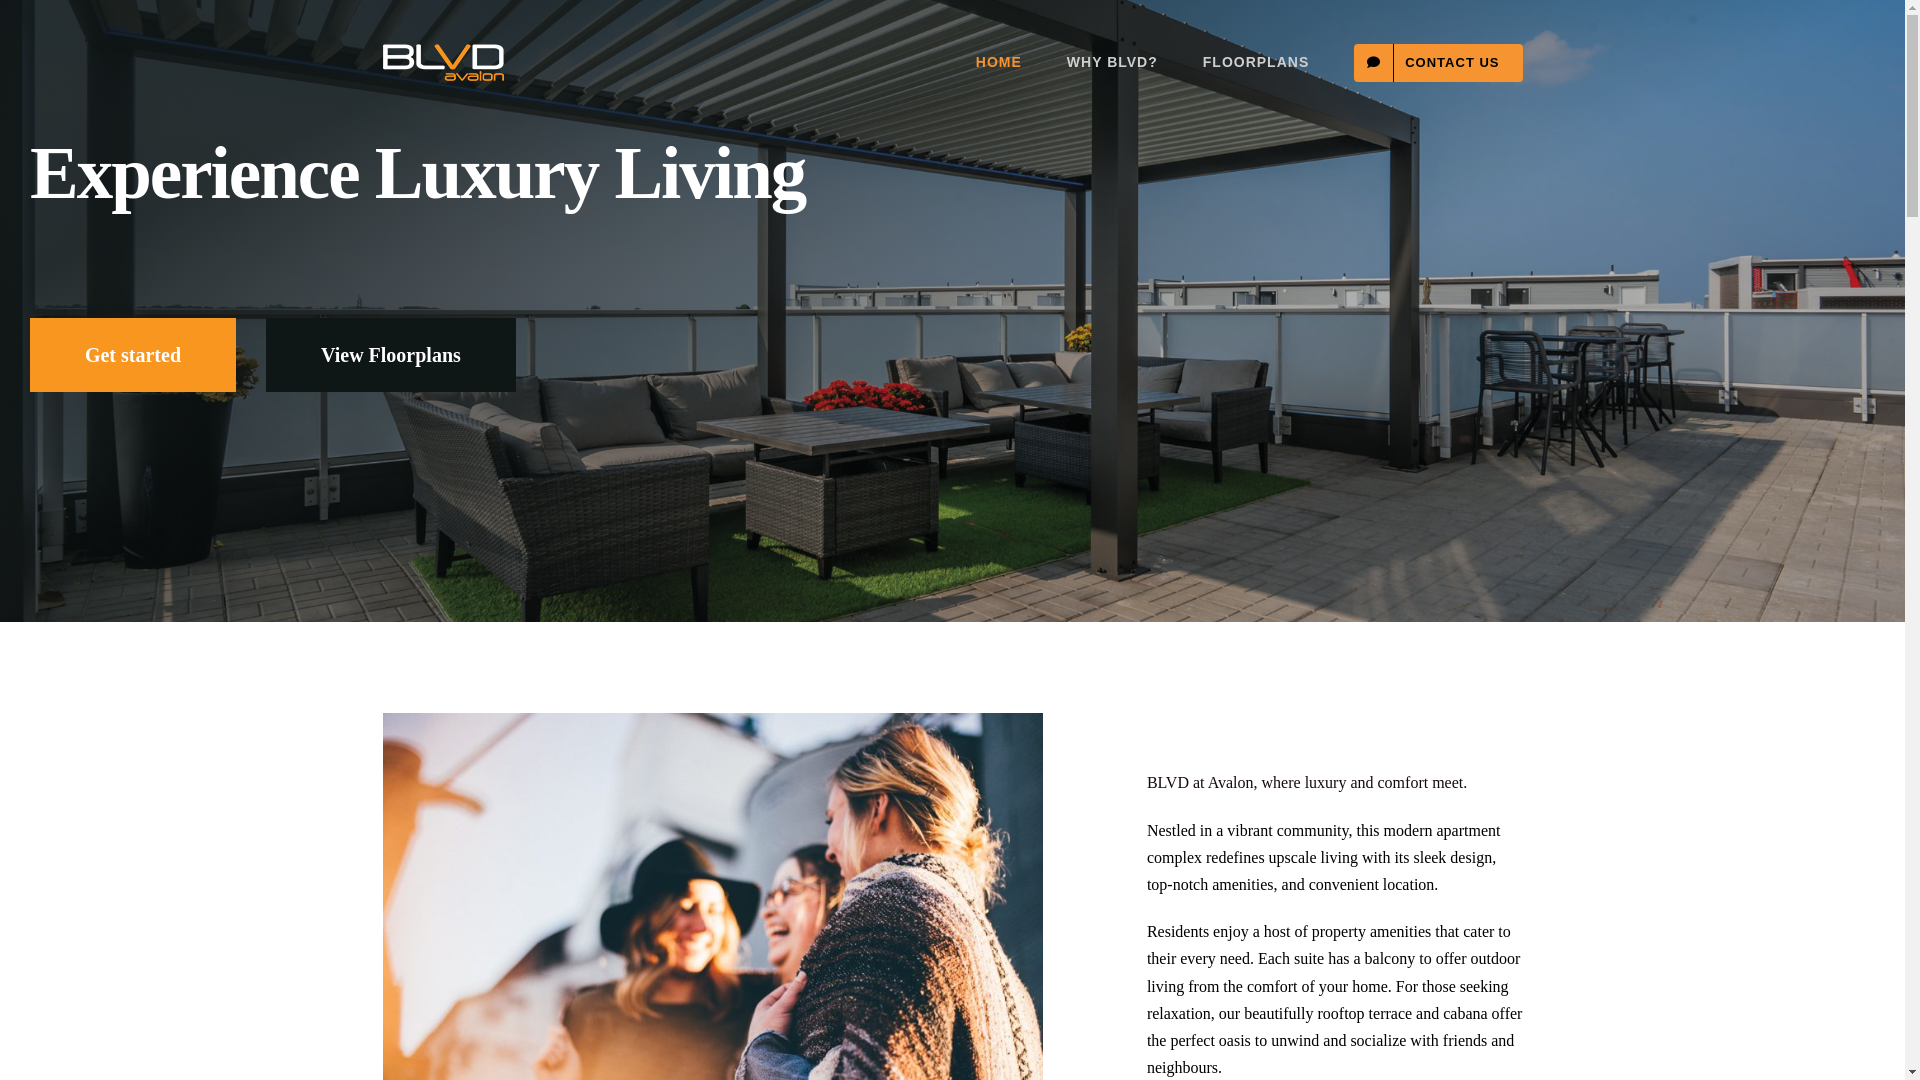 The image size is (1920, 1080). What do you see at coordinates (390, 353) in the screenshot?
I see `'View Floorplans'` at bounding box center [390, 353].